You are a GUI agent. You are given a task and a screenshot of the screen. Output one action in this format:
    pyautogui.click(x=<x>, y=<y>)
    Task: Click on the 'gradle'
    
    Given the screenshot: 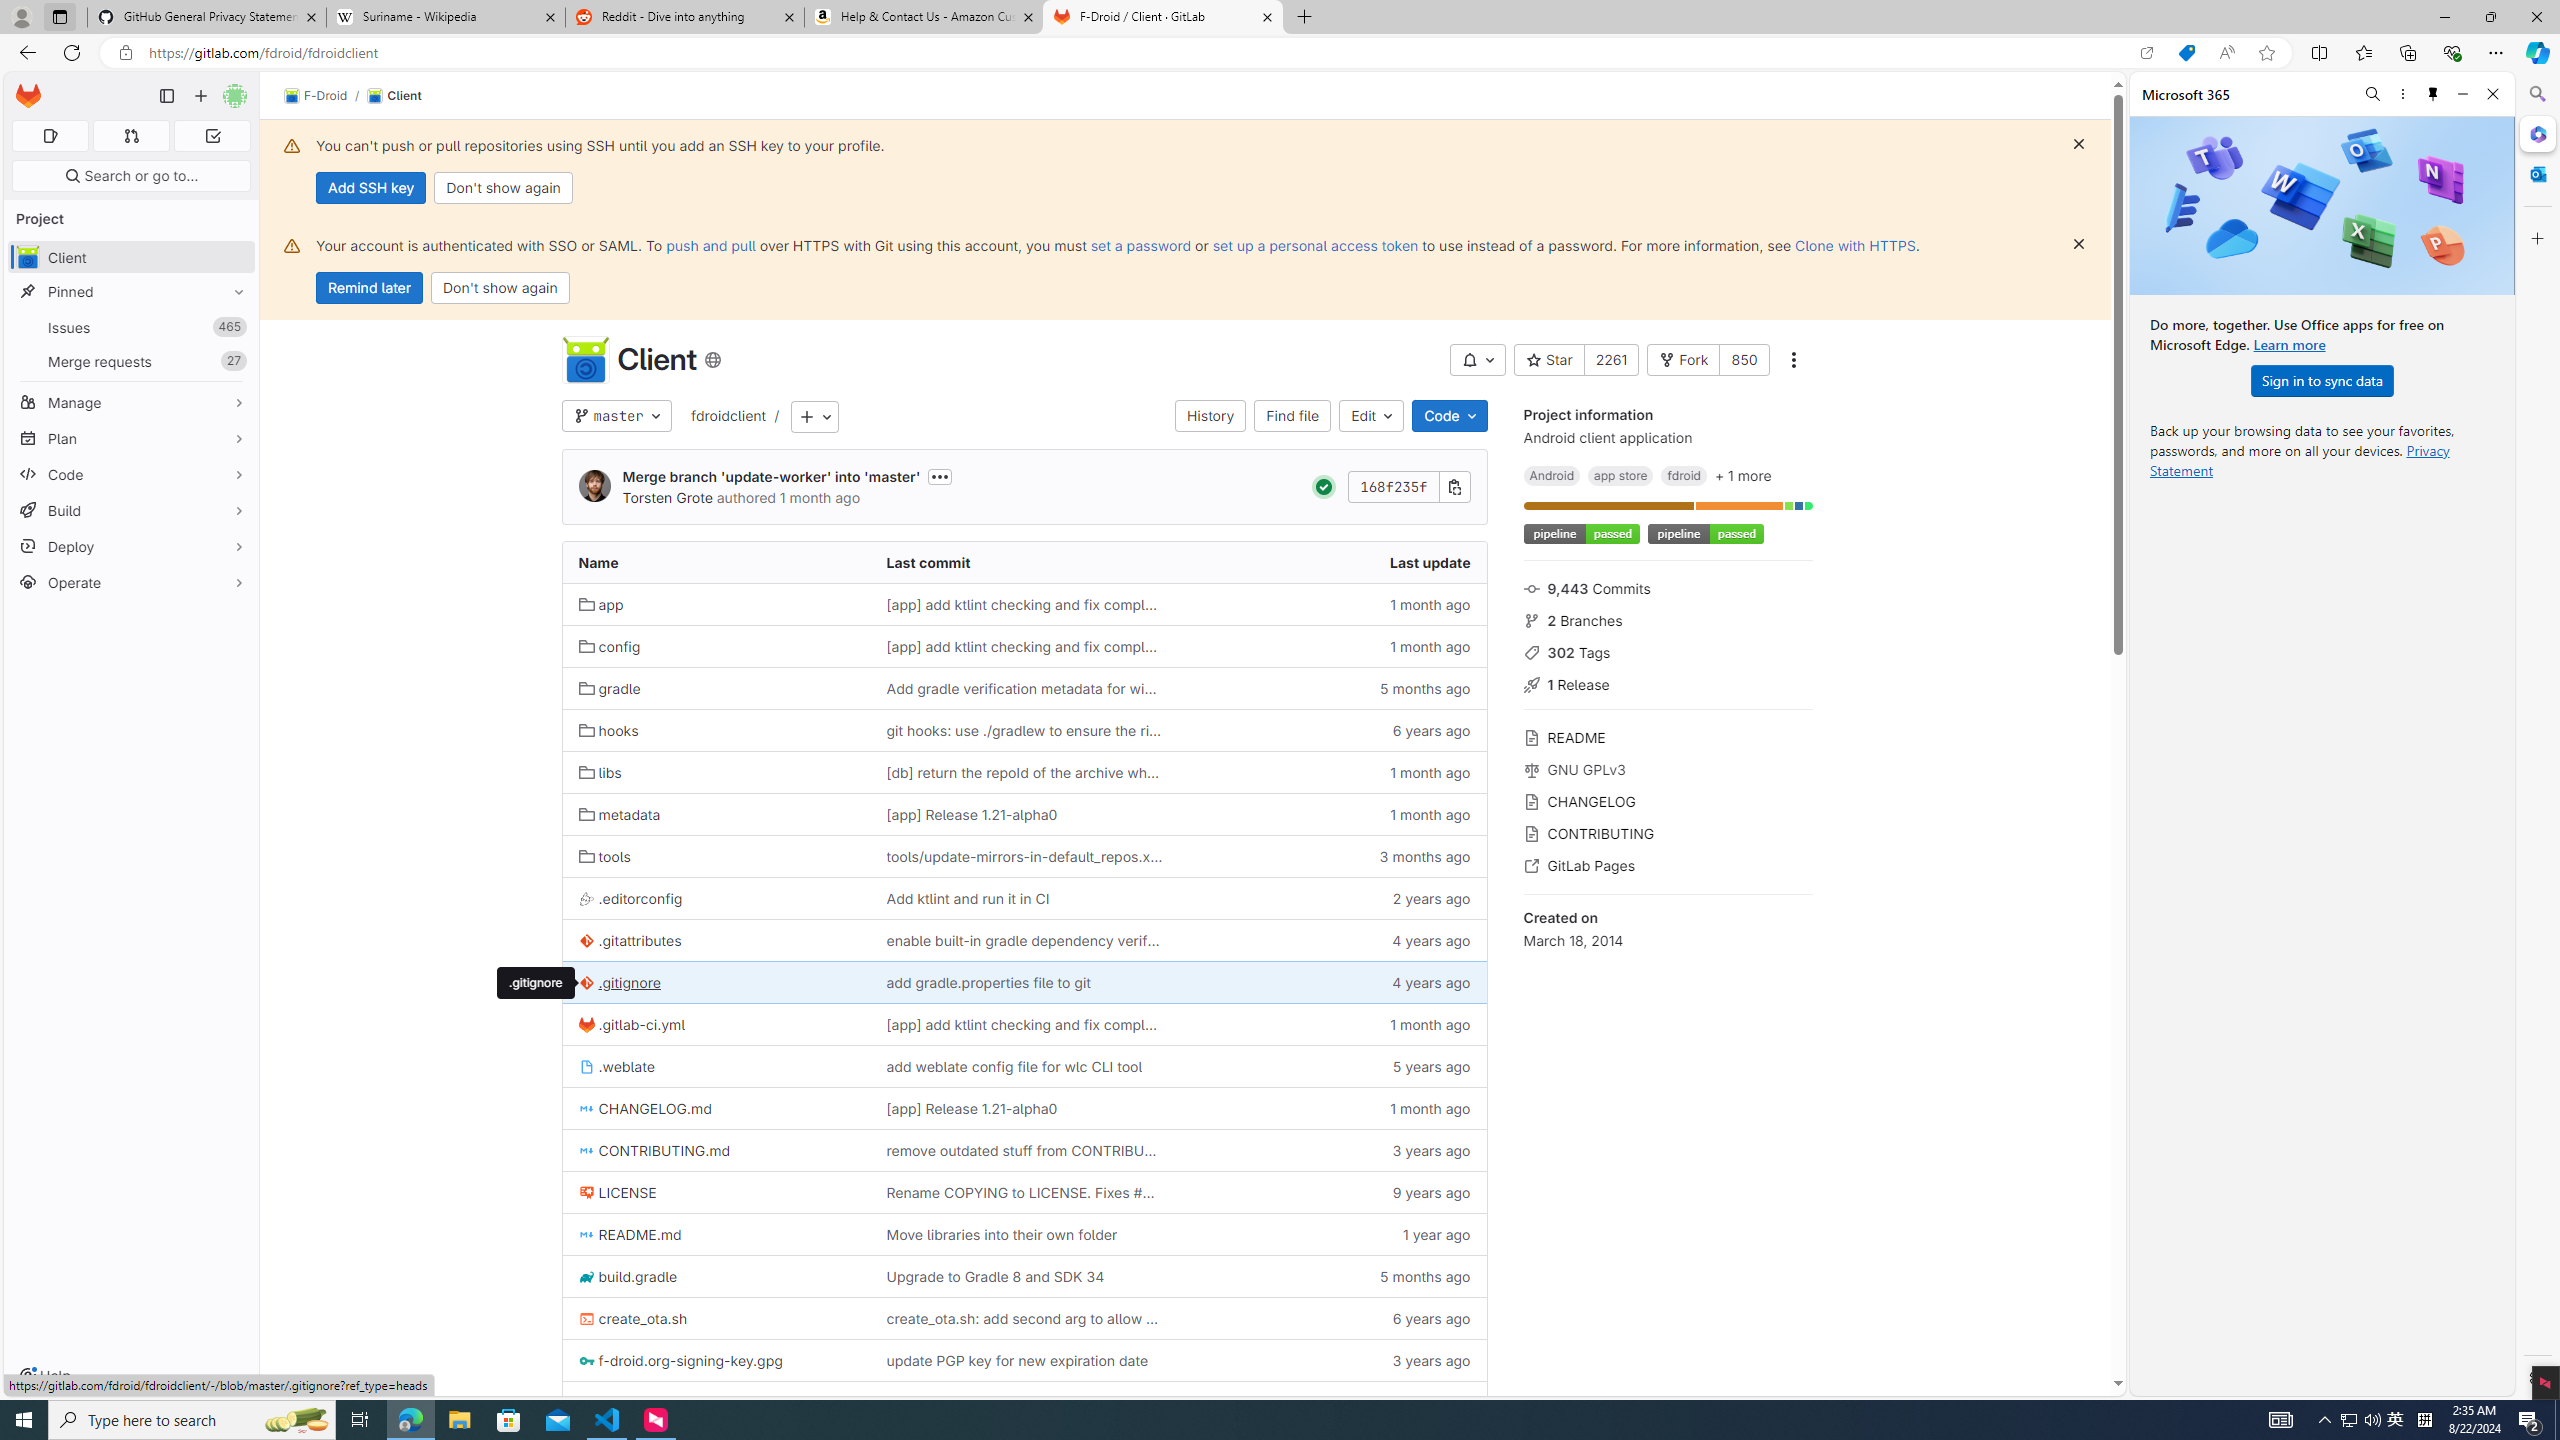 What is the action you would take?
    pyautogui.click(x=716, y=688)
    